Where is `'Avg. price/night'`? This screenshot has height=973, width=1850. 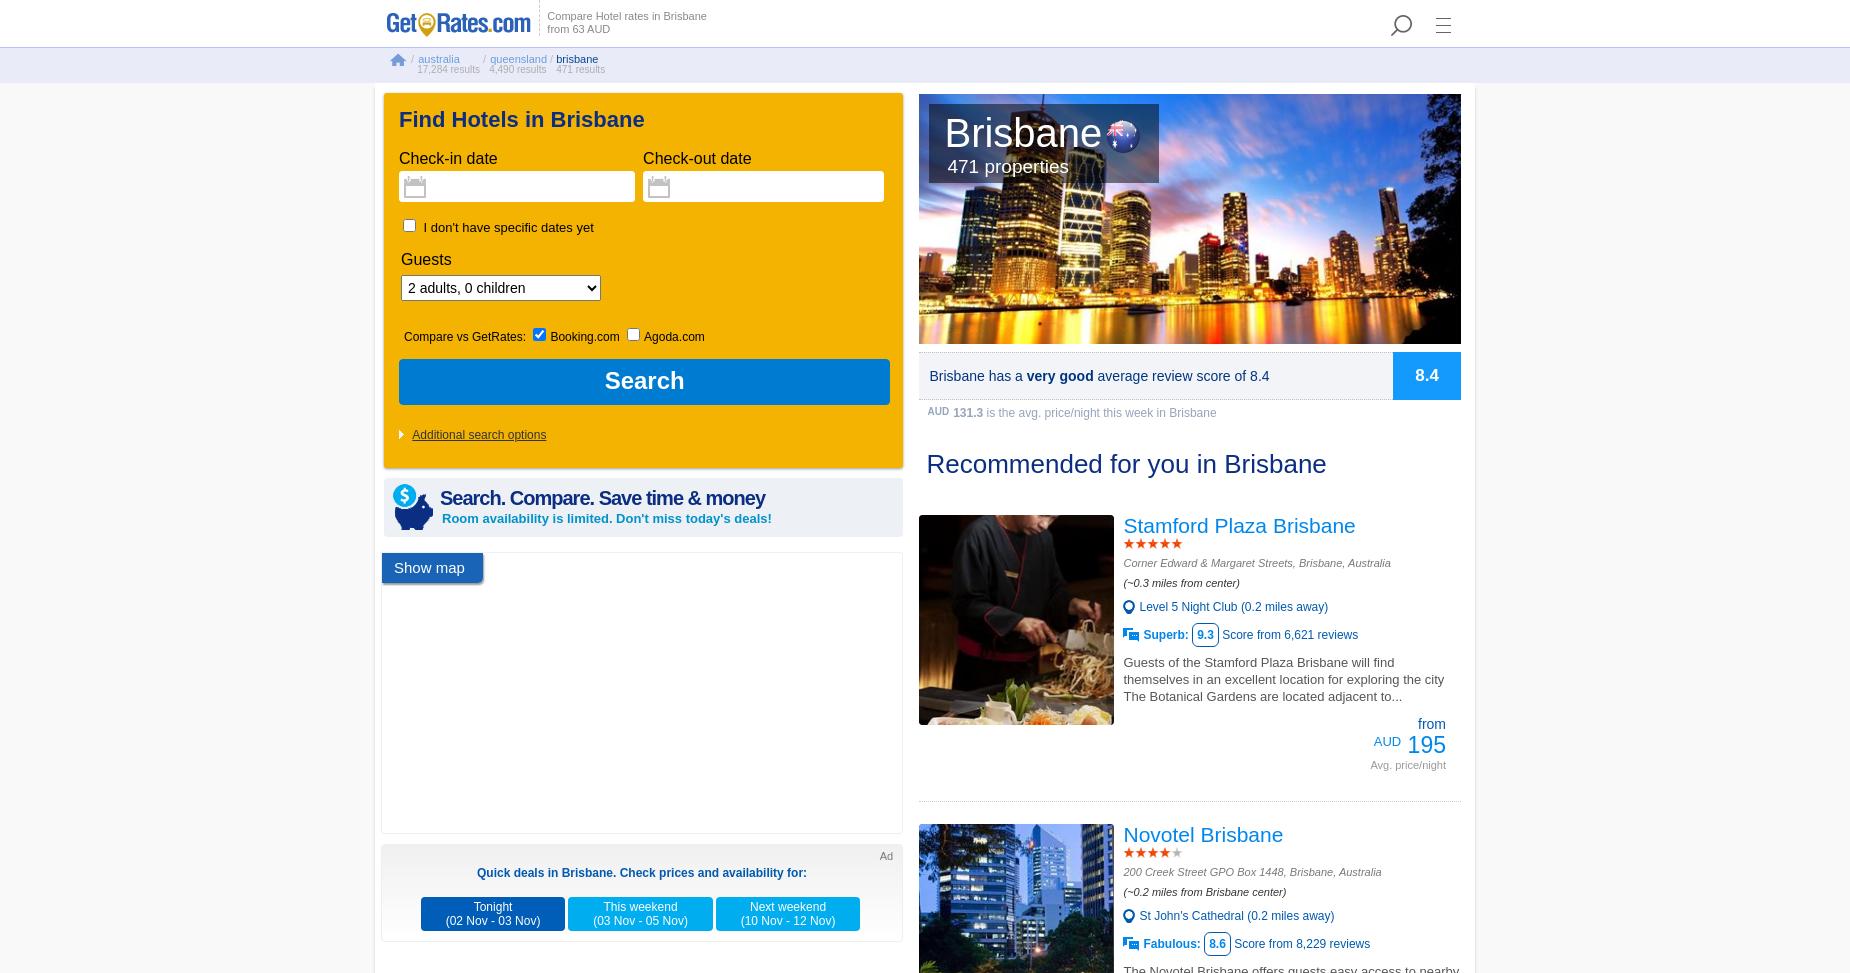
'Avg. price/night' is located at coordinates (1408, 763).